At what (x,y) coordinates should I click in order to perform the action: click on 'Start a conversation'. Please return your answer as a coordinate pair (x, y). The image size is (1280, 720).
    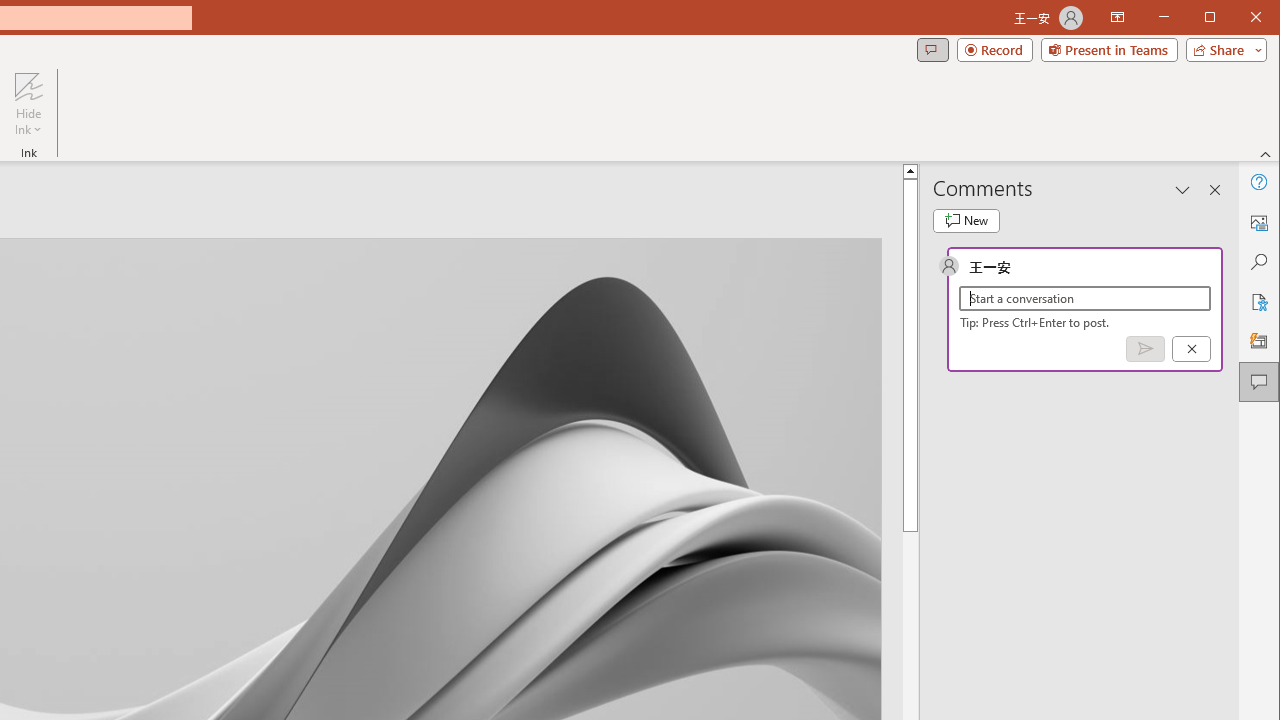
    Looking at the image, I should click on (1084, 298).